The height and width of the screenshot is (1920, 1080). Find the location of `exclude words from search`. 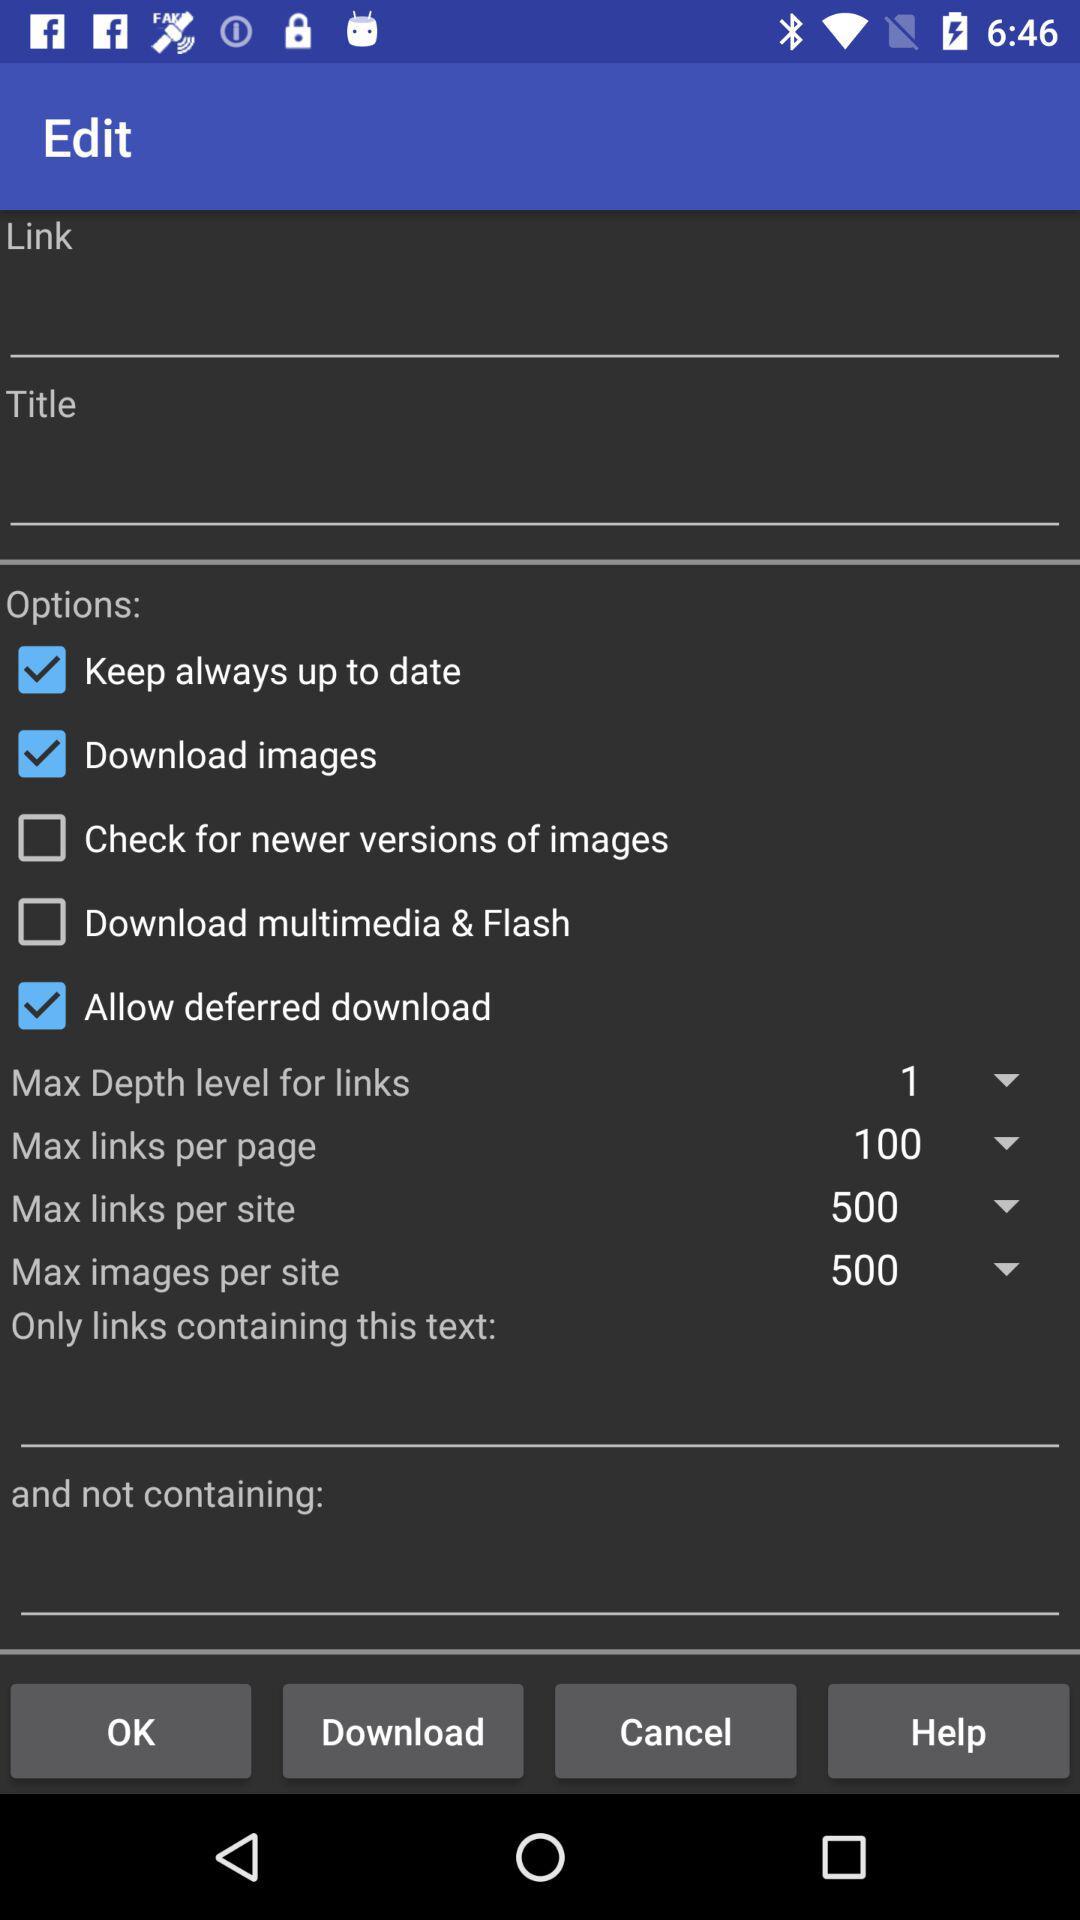

exclude words from search is located at coordinates (540, 1575).